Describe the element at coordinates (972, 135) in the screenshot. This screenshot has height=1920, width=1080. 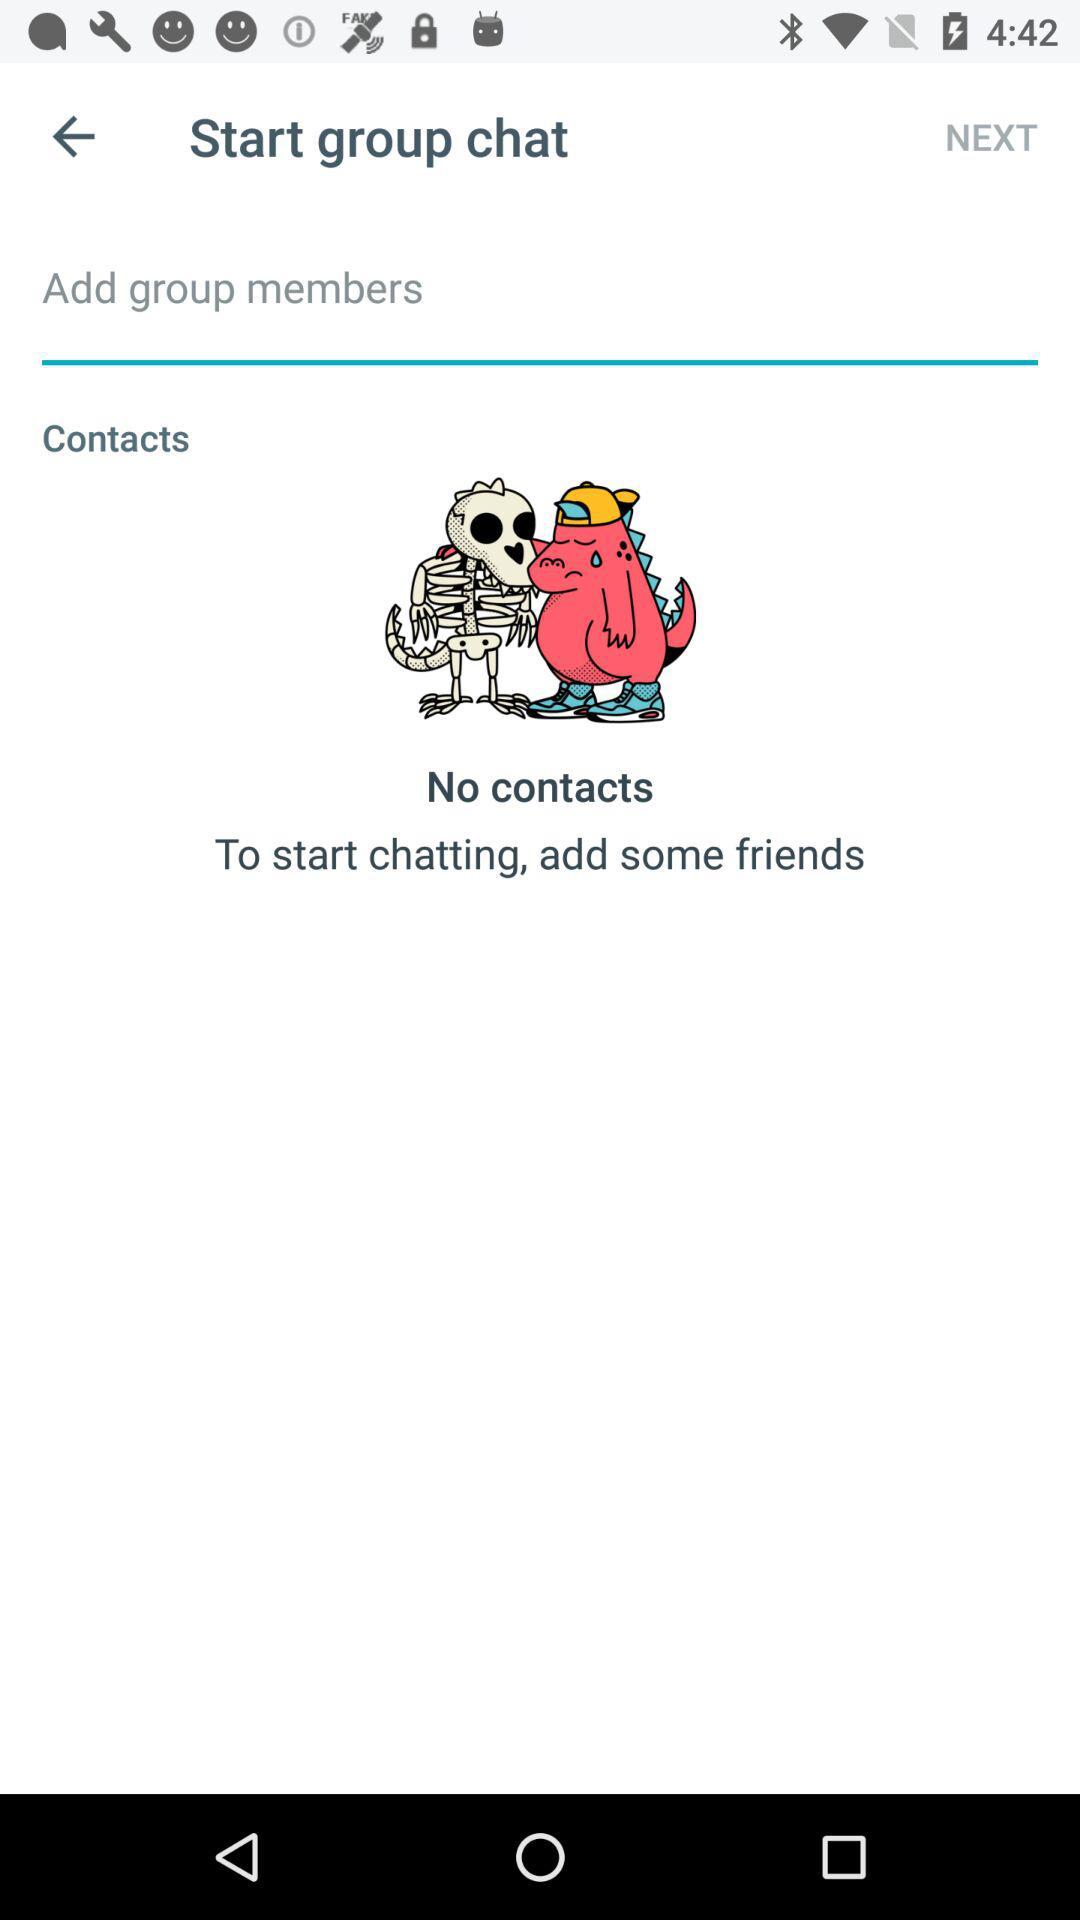
I see `the icon next to start group chat item` at that location.